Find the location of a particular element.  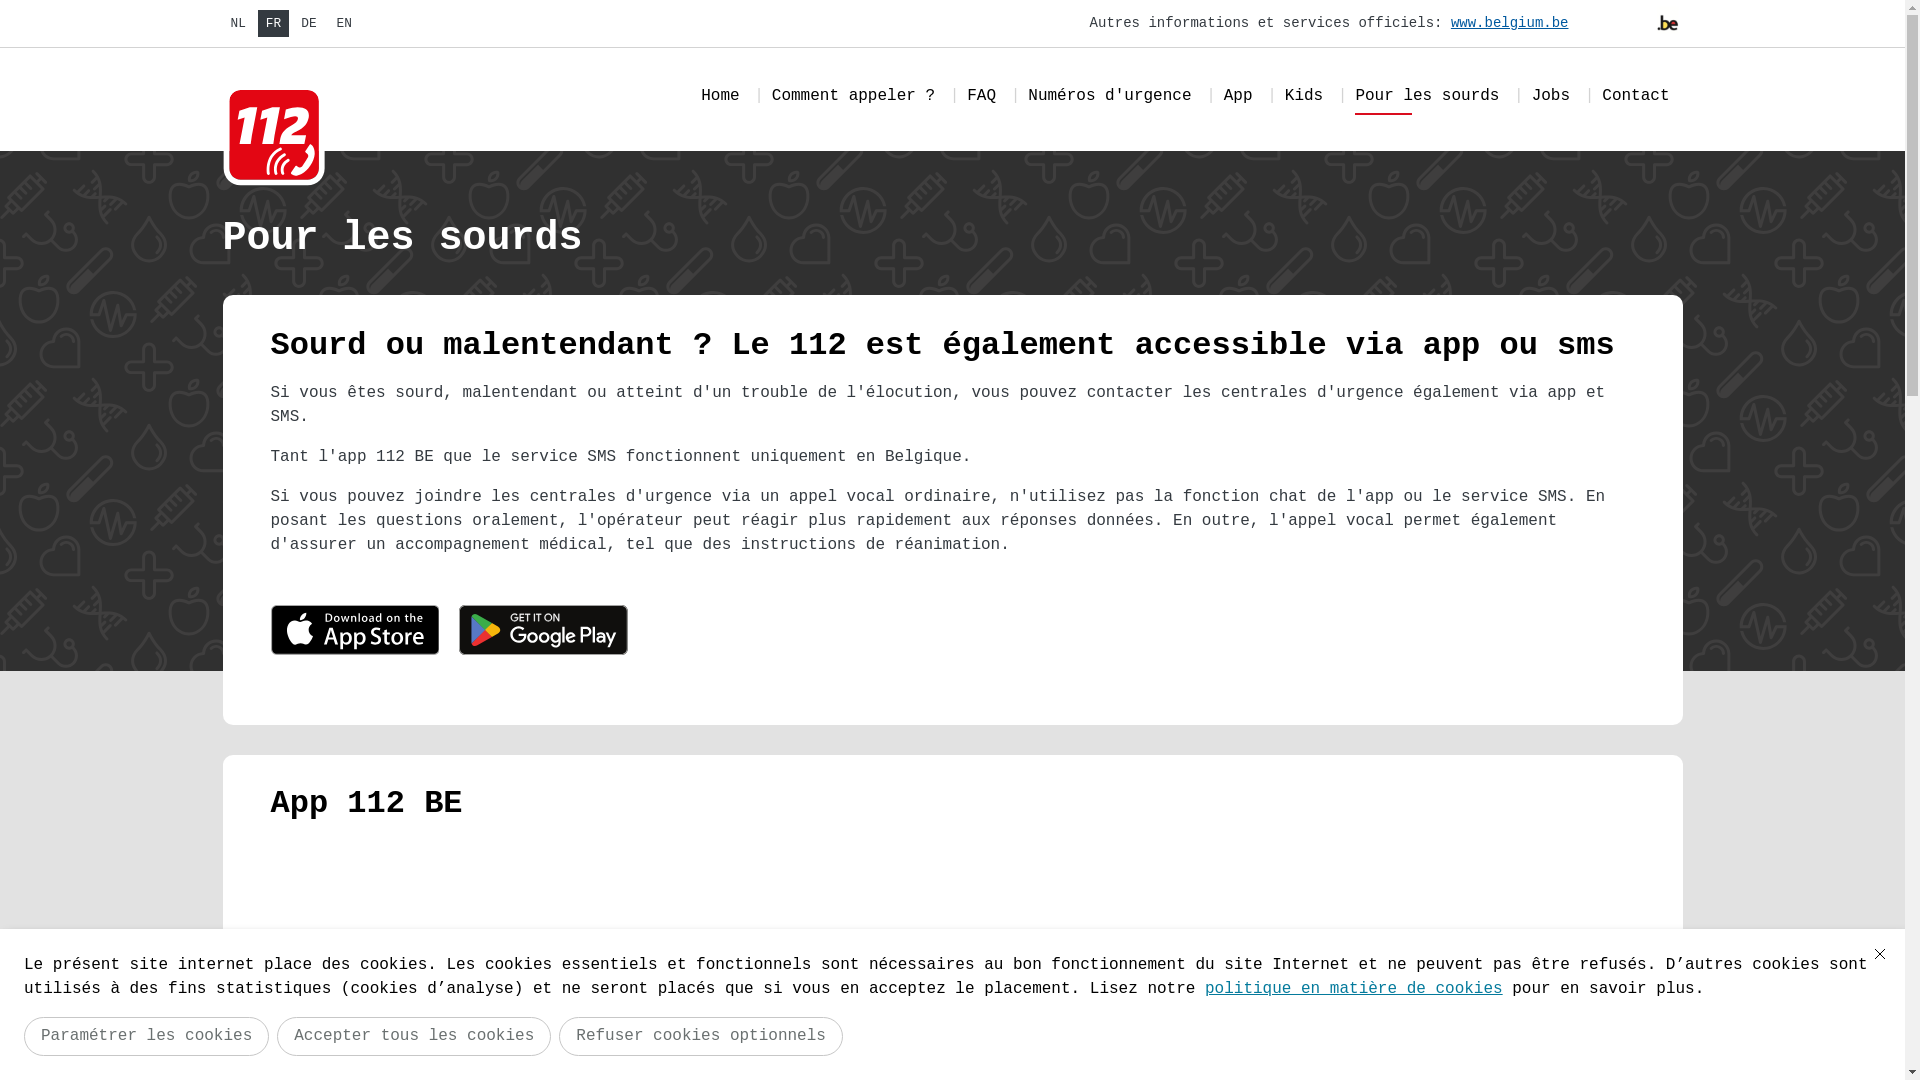

'Home' is located at coordinates (720, 99).